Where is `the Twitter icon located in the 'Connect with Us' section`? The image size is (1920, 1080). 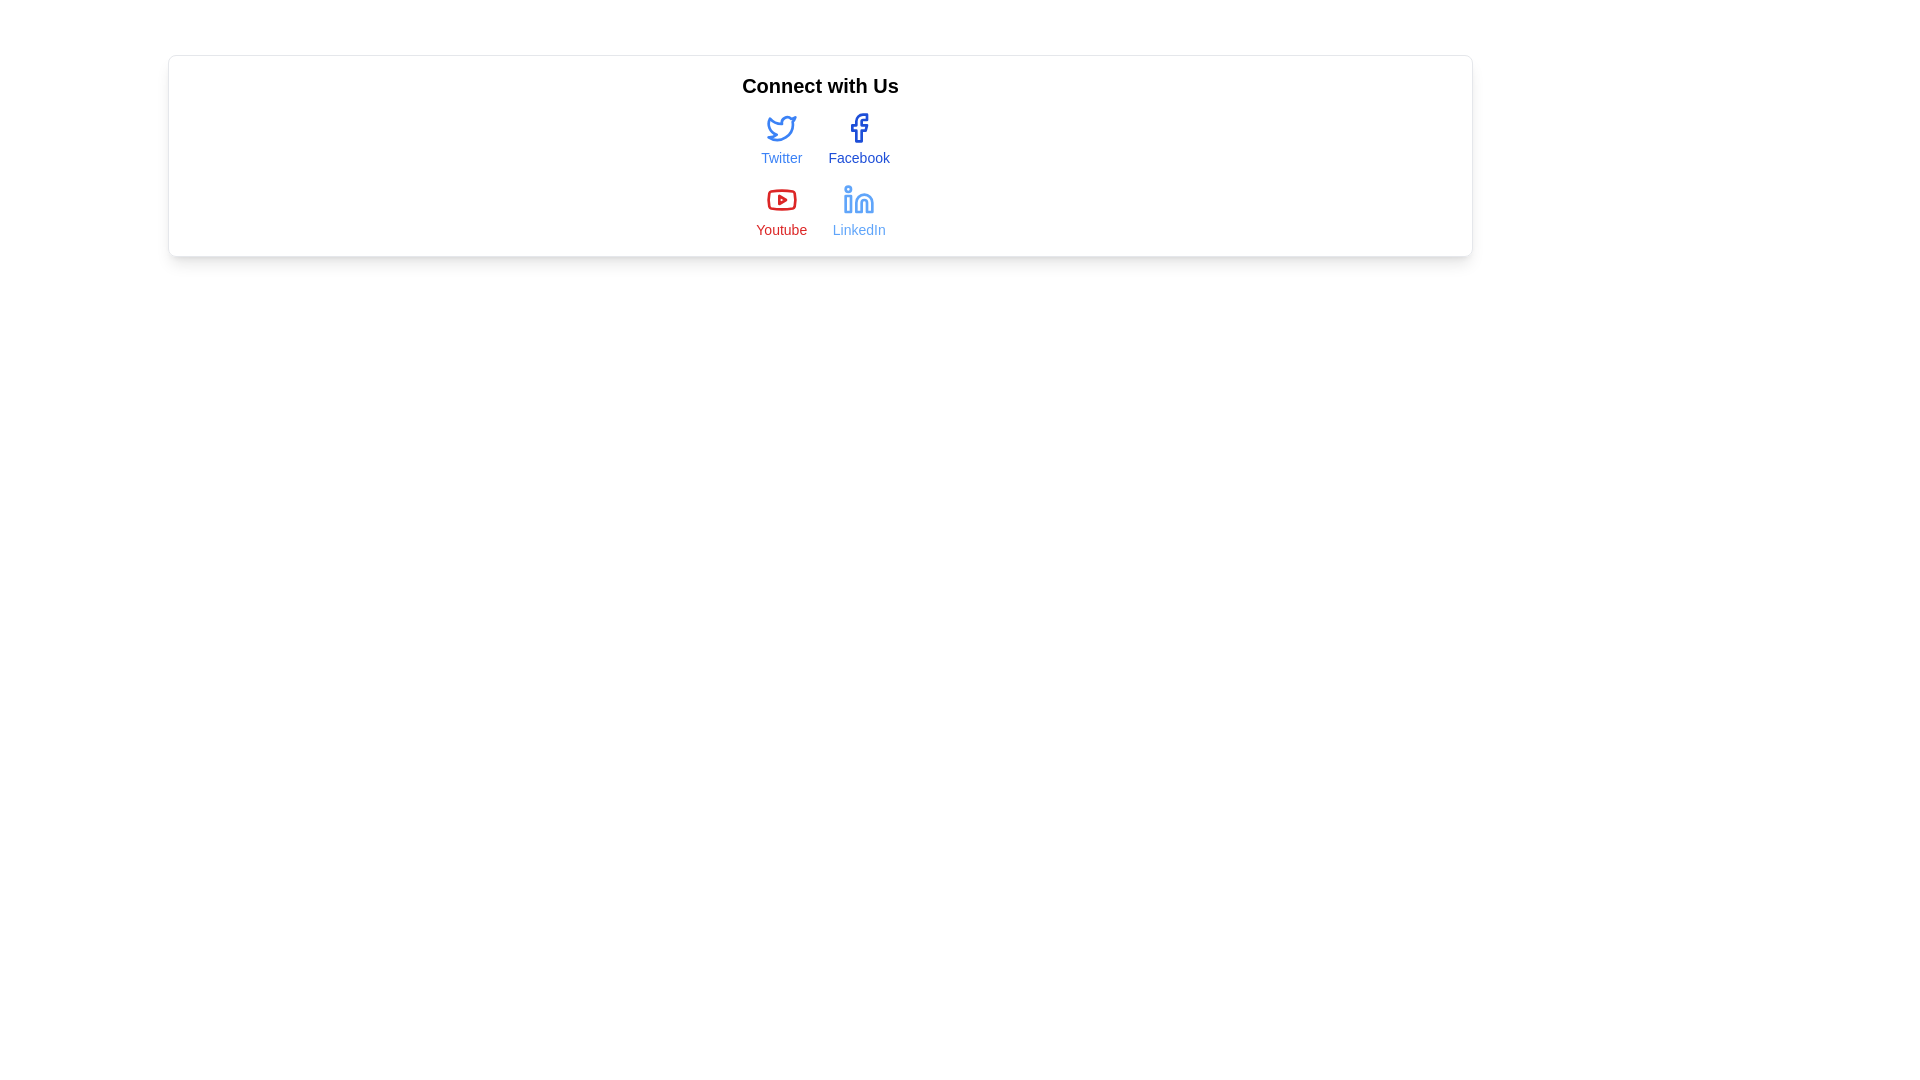
the Twitter icon located in the 'Connect with Us' section is located at coordinates (780, 127).